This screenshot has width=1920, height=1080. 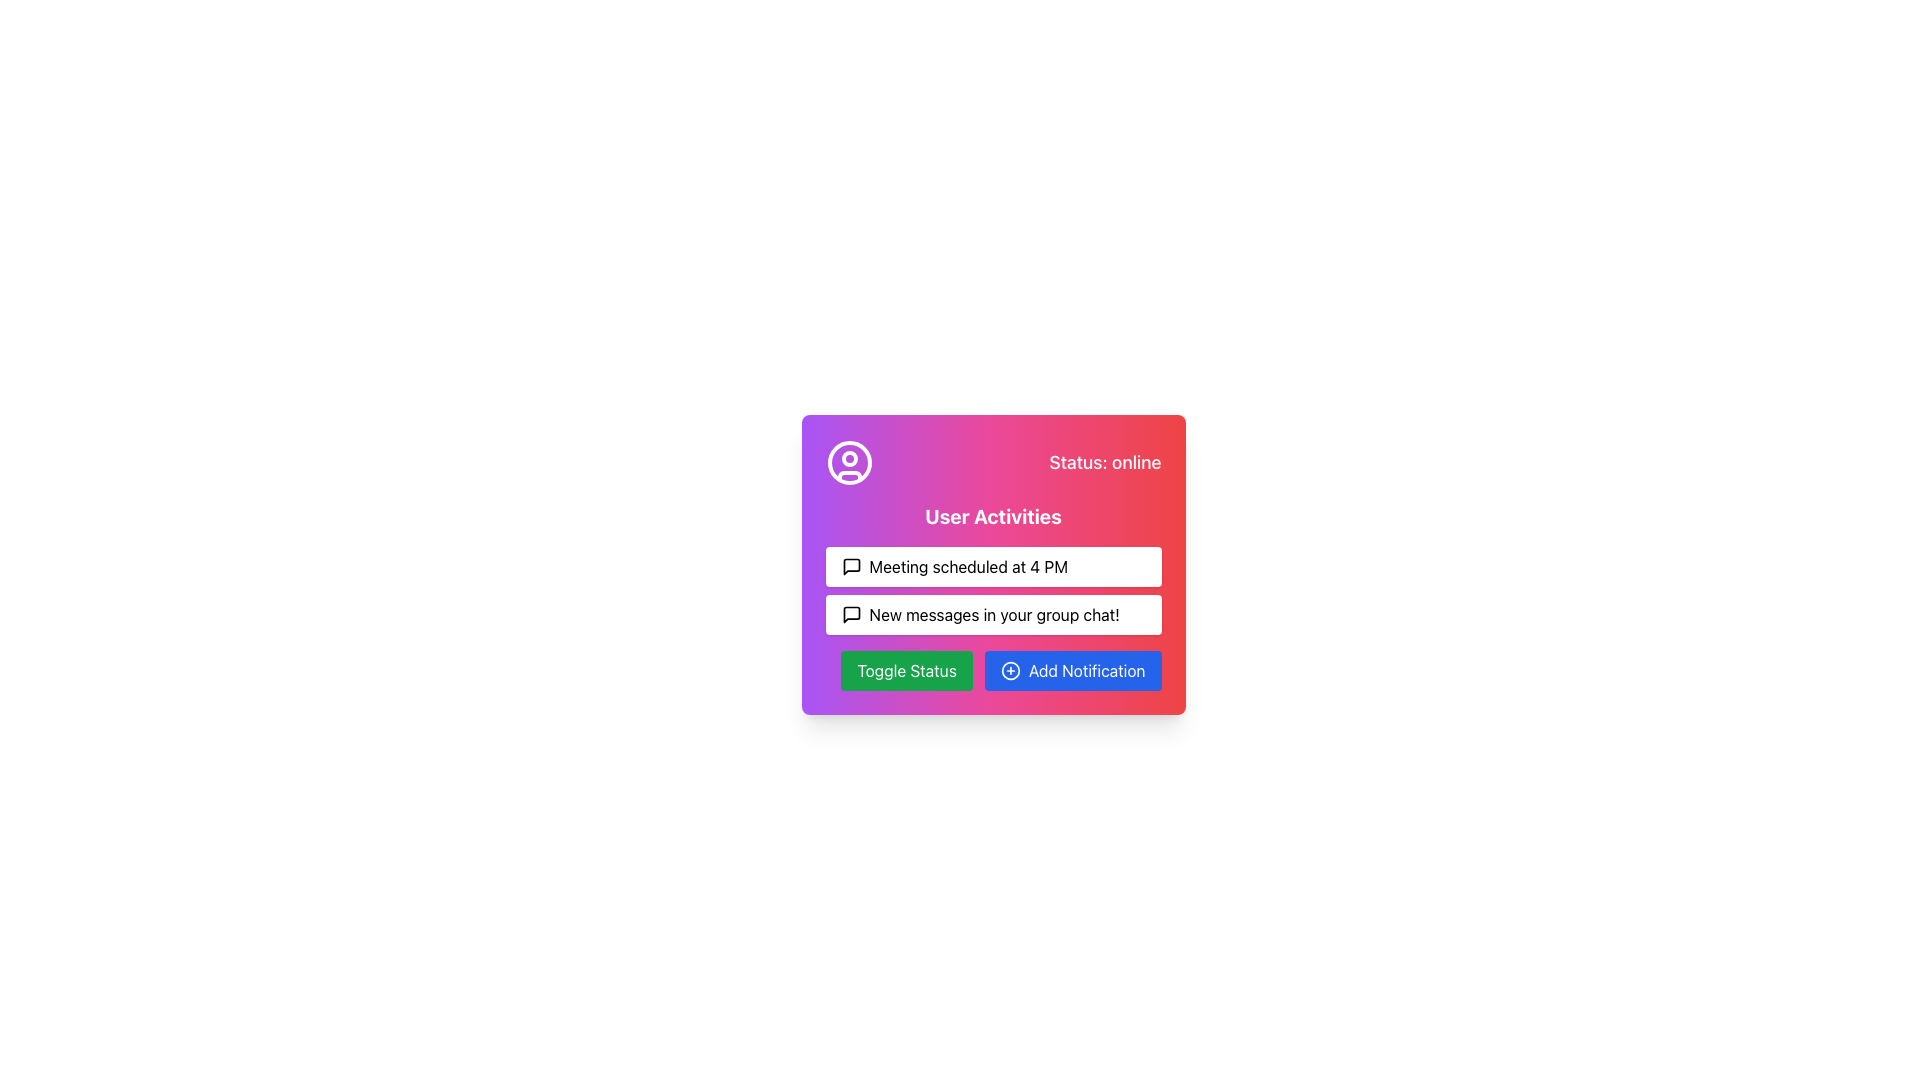 What do you see at coordinates (993, 589) in the screenshot?
I see `text from the notification card displaying 'Meeting scheduled at 4 PM' and 'New messages in your group chat!'` at bounding box center [993, 589].